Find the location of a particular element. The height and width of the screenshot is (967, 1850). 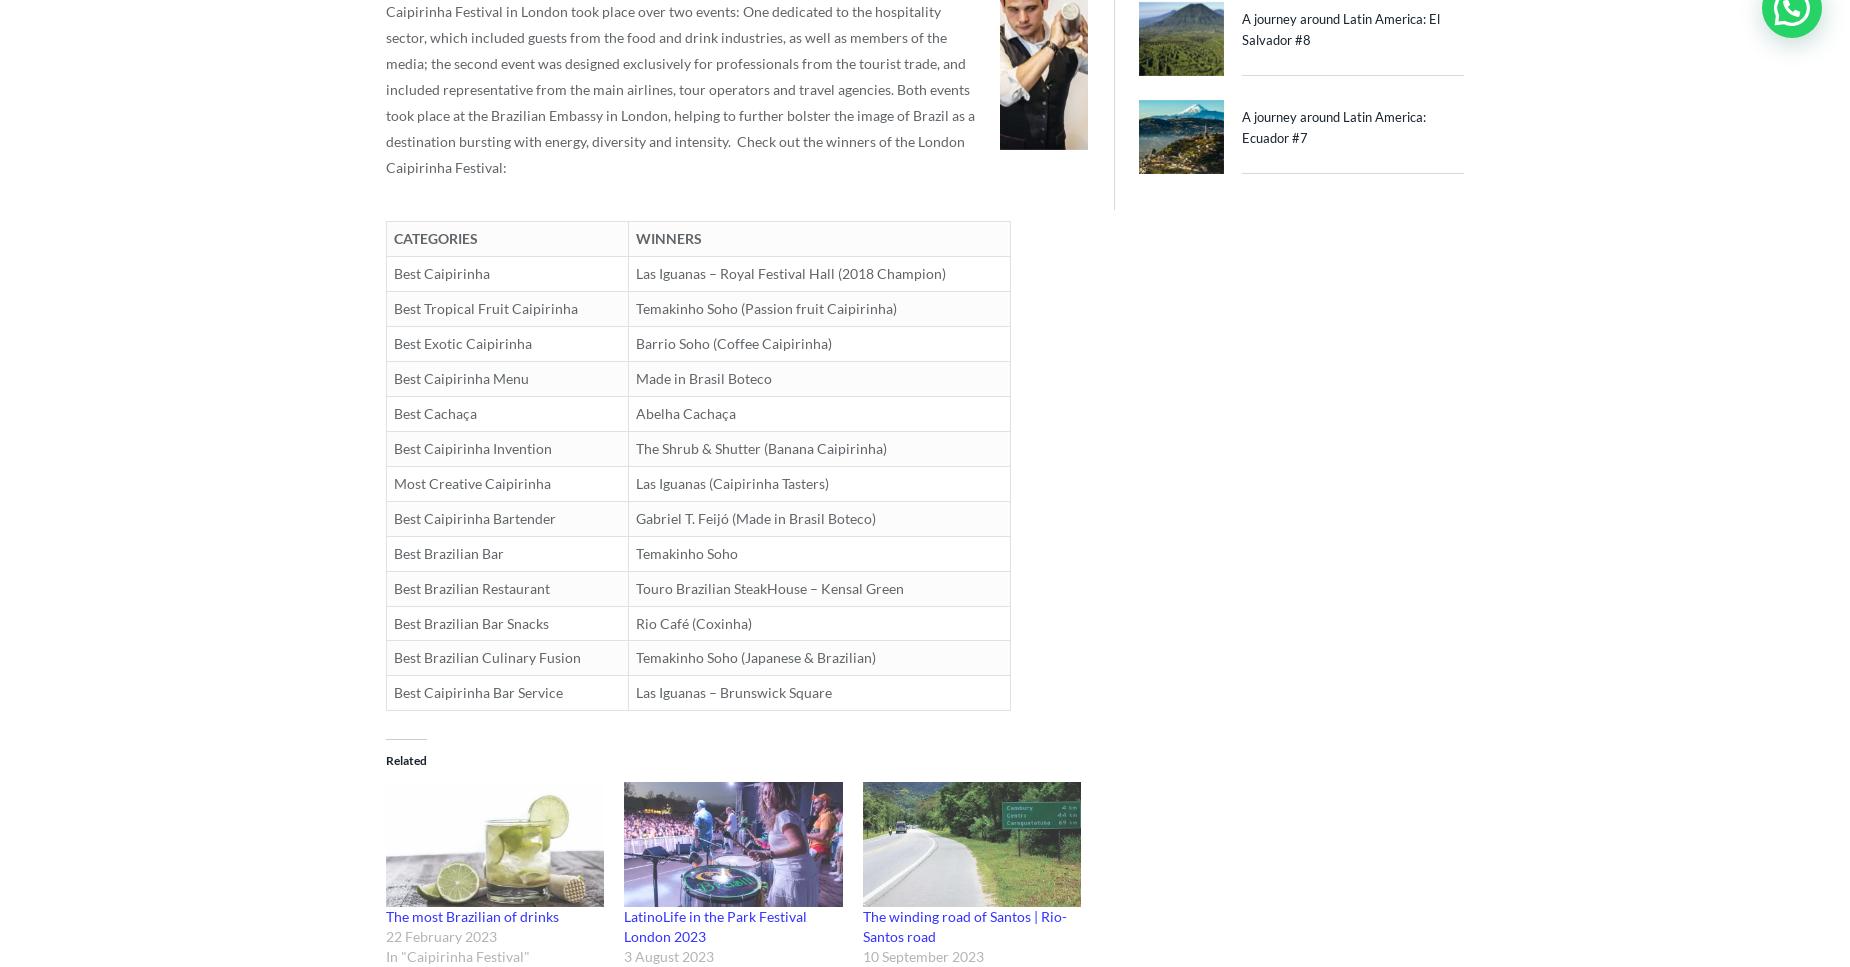

'Temakinho Soho (Japanese & Brazilian)' is located at coordinates (636, 656).